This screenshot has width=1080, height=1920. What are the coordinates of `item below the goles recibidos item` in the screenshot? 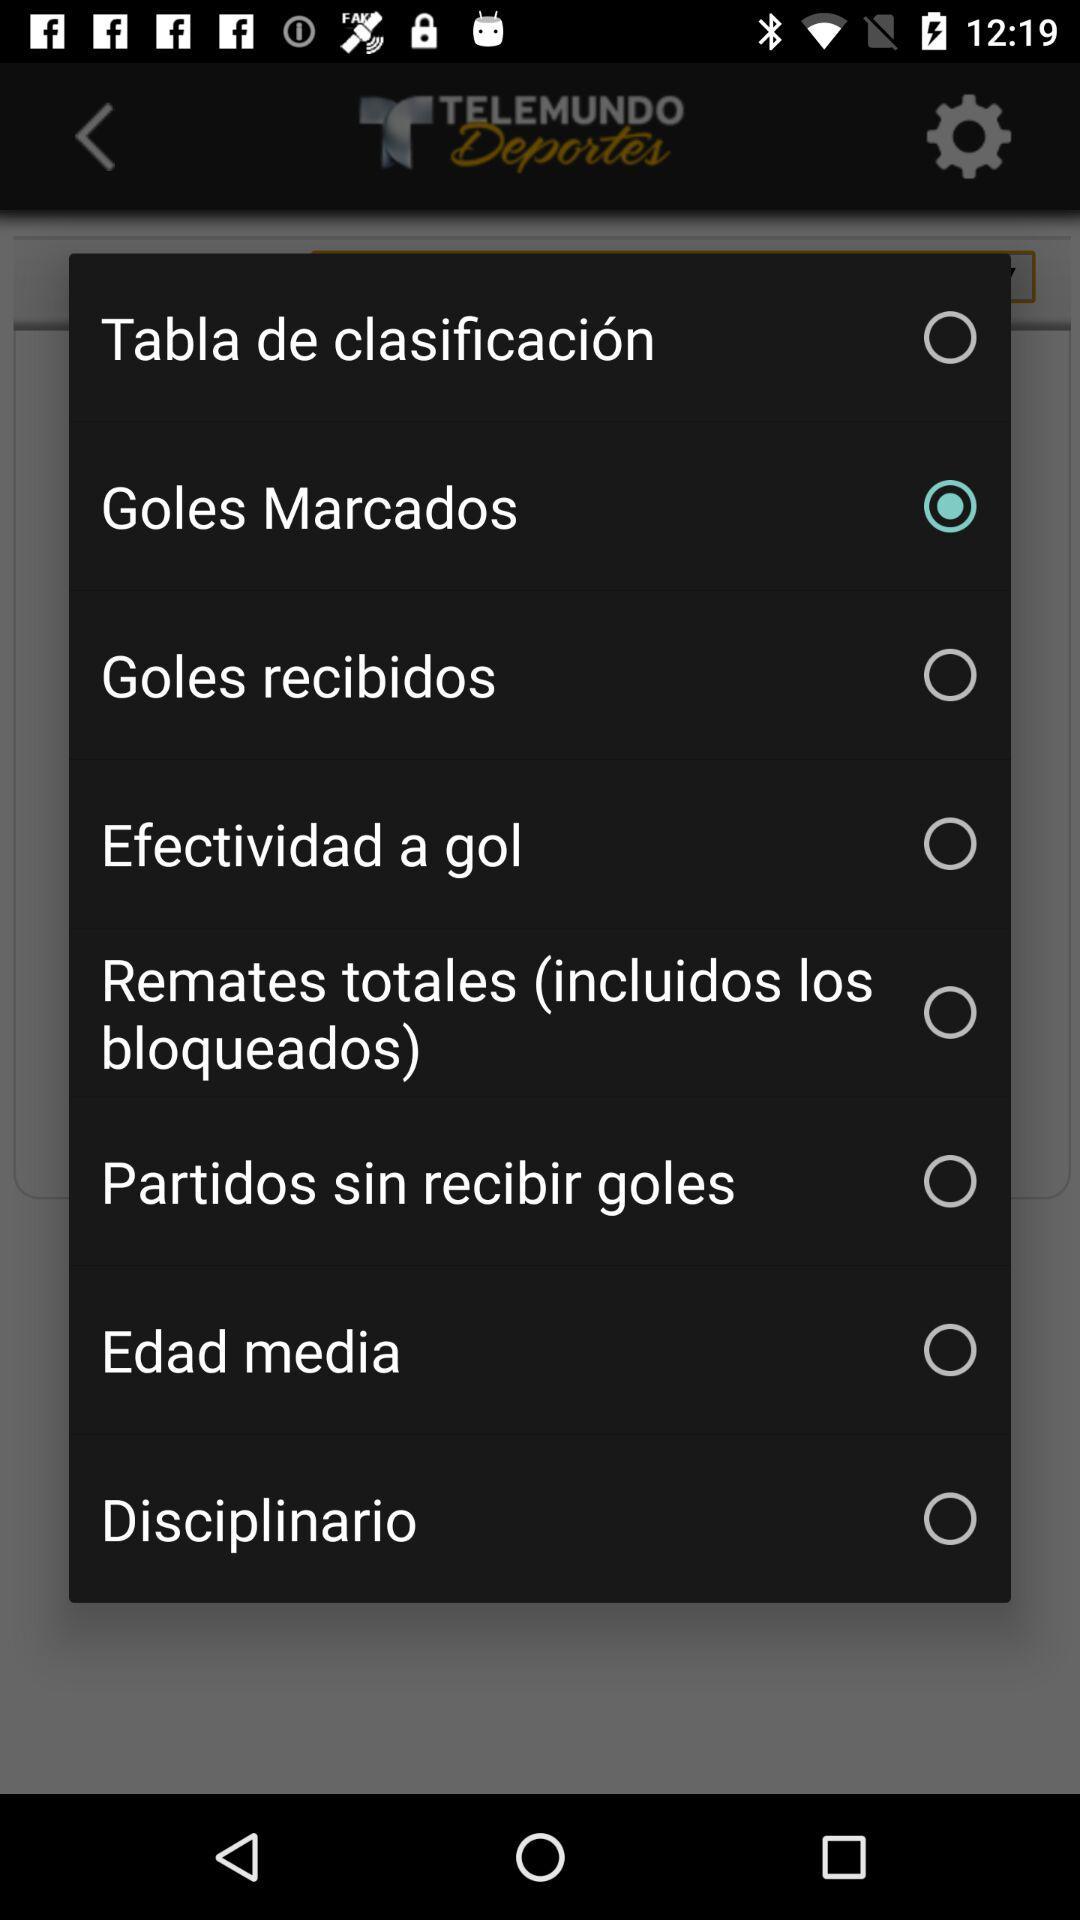 It's located at (540, 843).